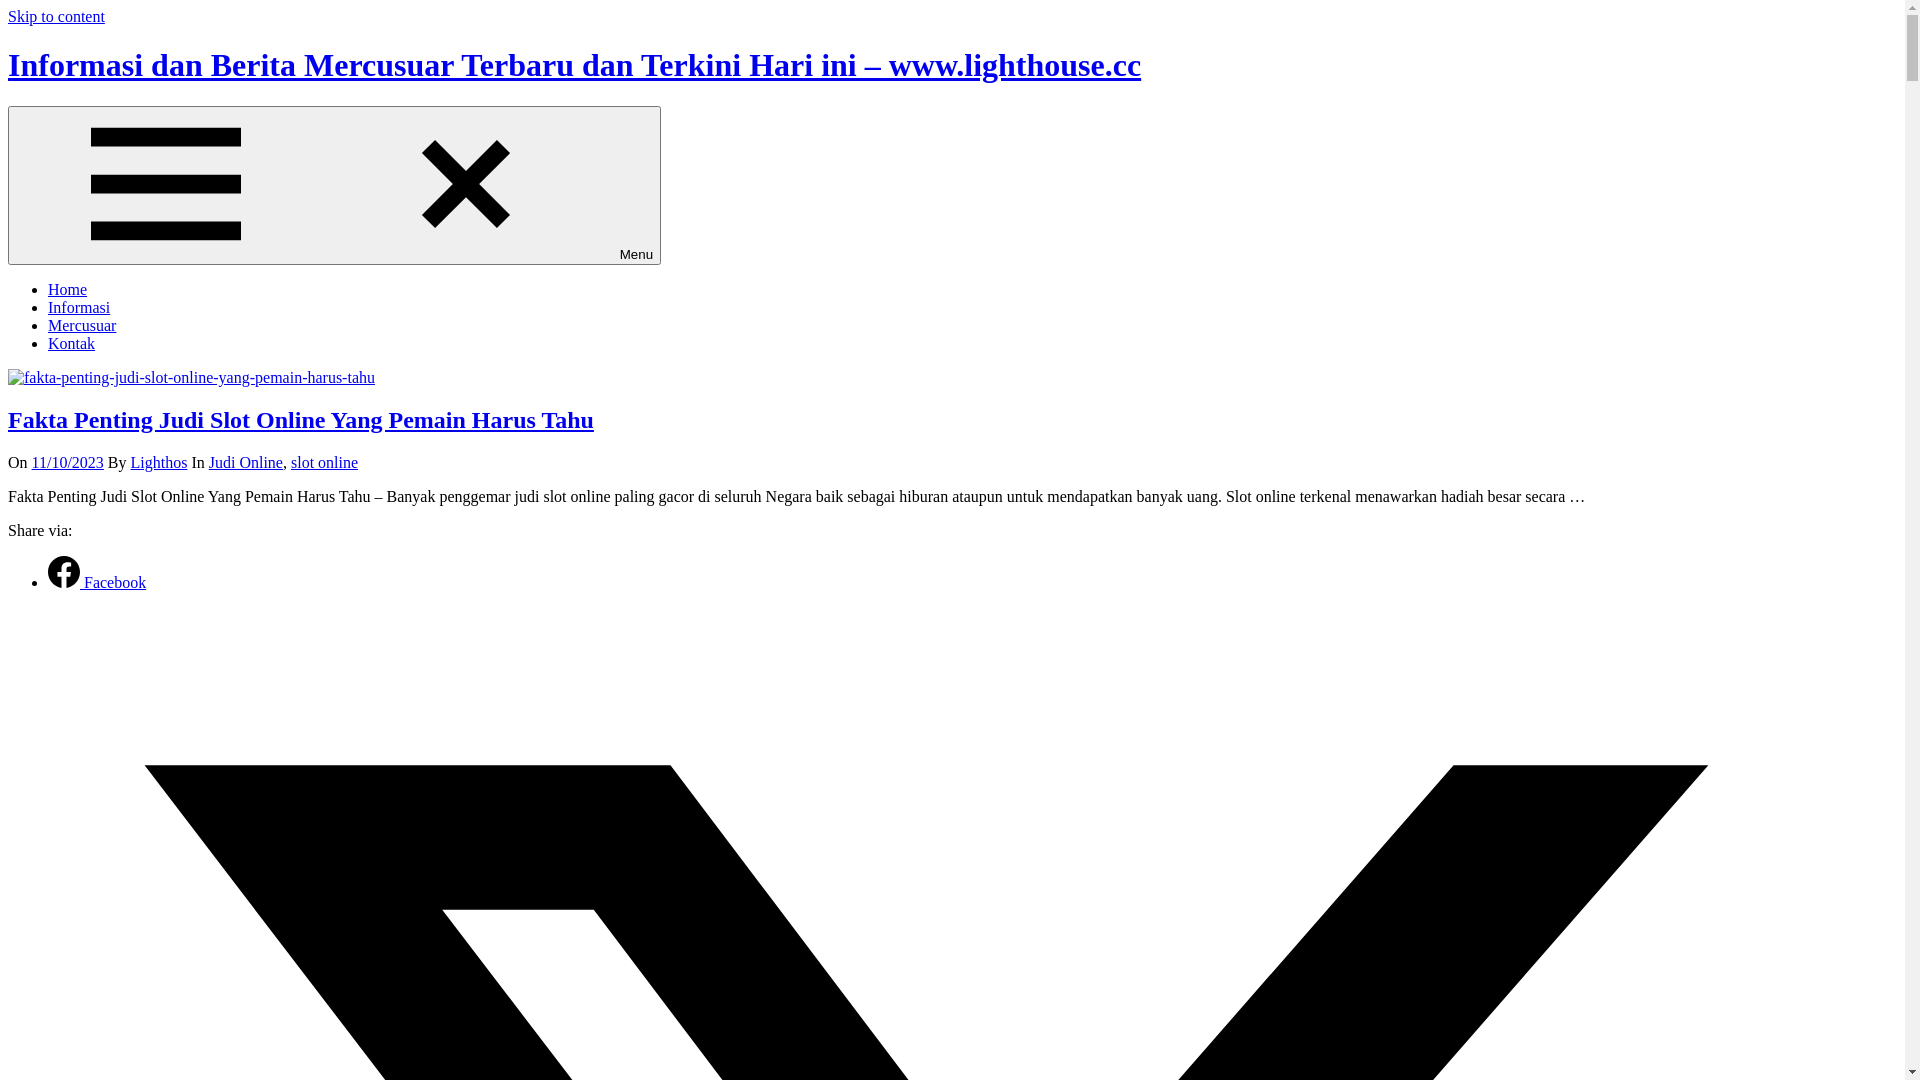 This screenshot has width=1920, height=1080. What do you see at coordinates (209, 462) in the screenshot?
I see `'Judi Online'` at bounding box center [209, 462].